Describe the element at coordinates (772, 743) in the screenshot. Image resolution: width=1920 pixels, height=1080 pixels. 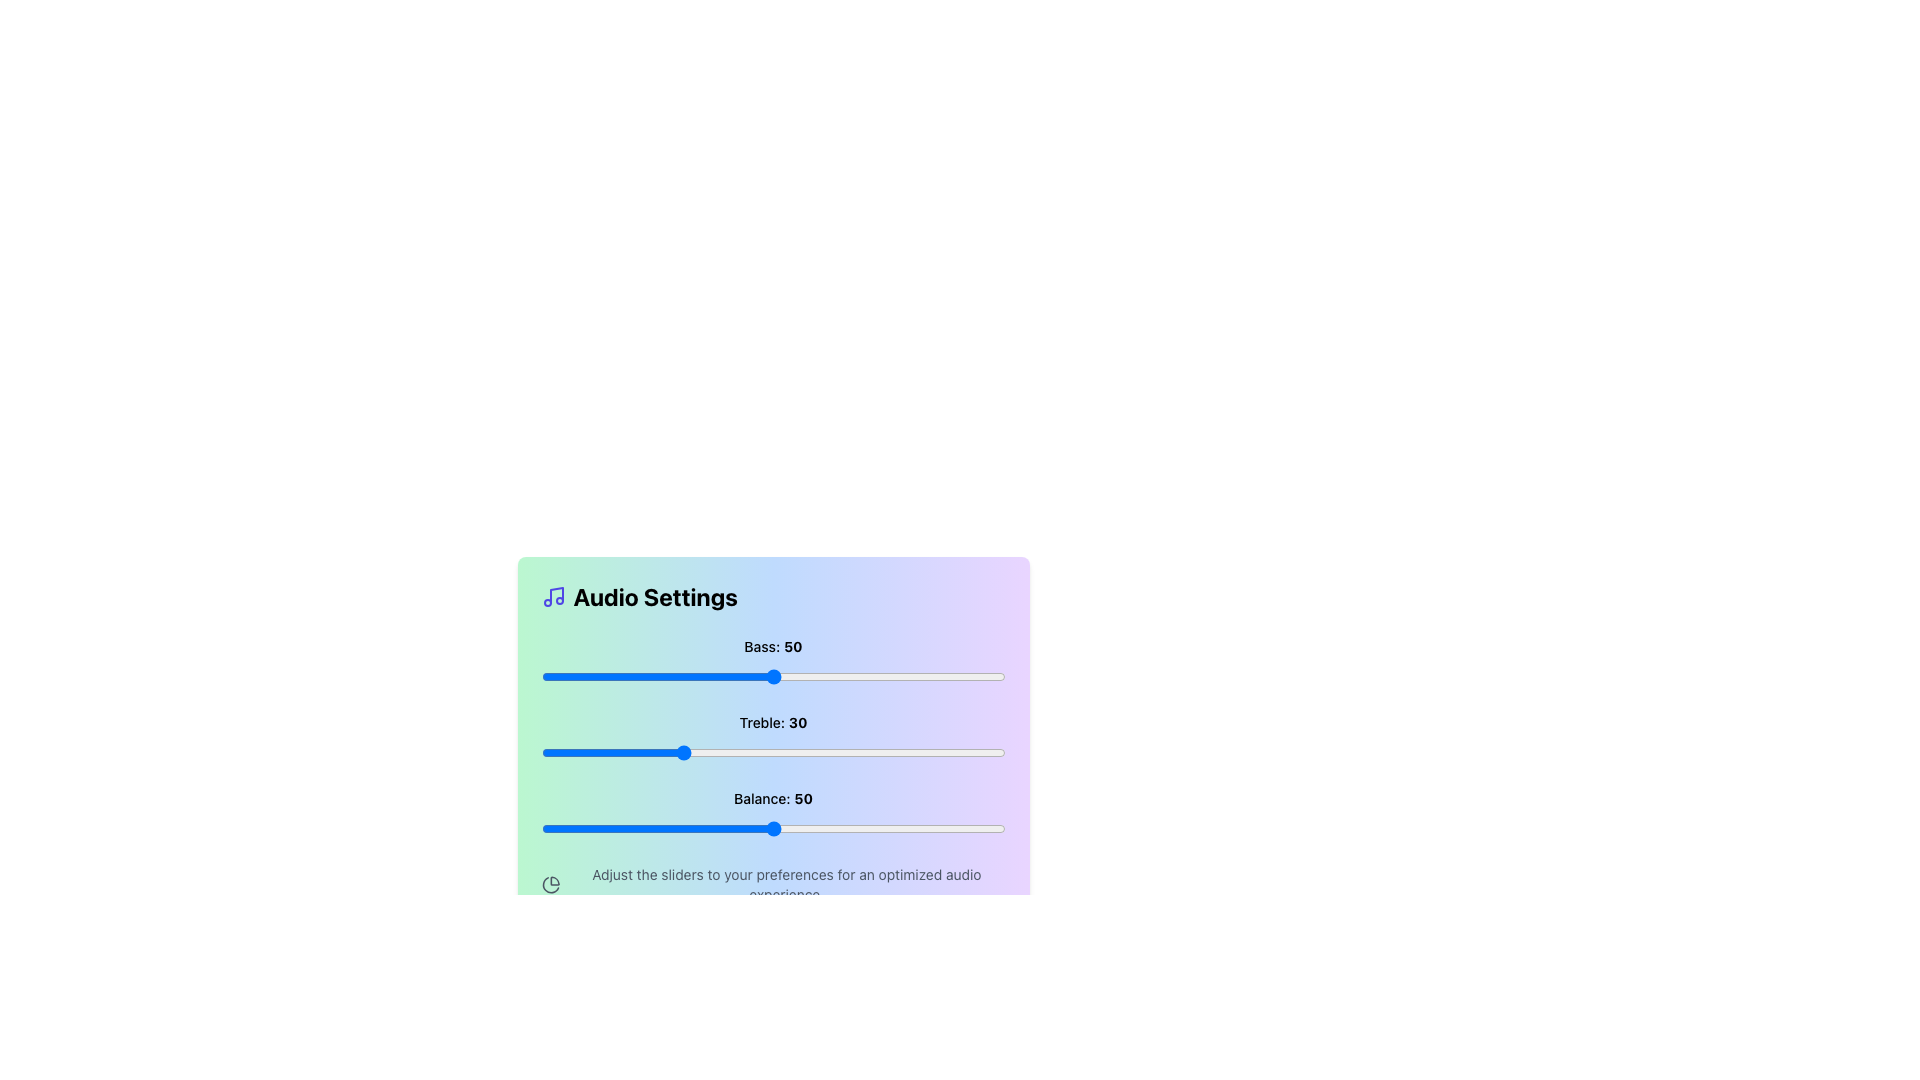
I see `the sliders in the 'Audio Settings' panel` at that location.